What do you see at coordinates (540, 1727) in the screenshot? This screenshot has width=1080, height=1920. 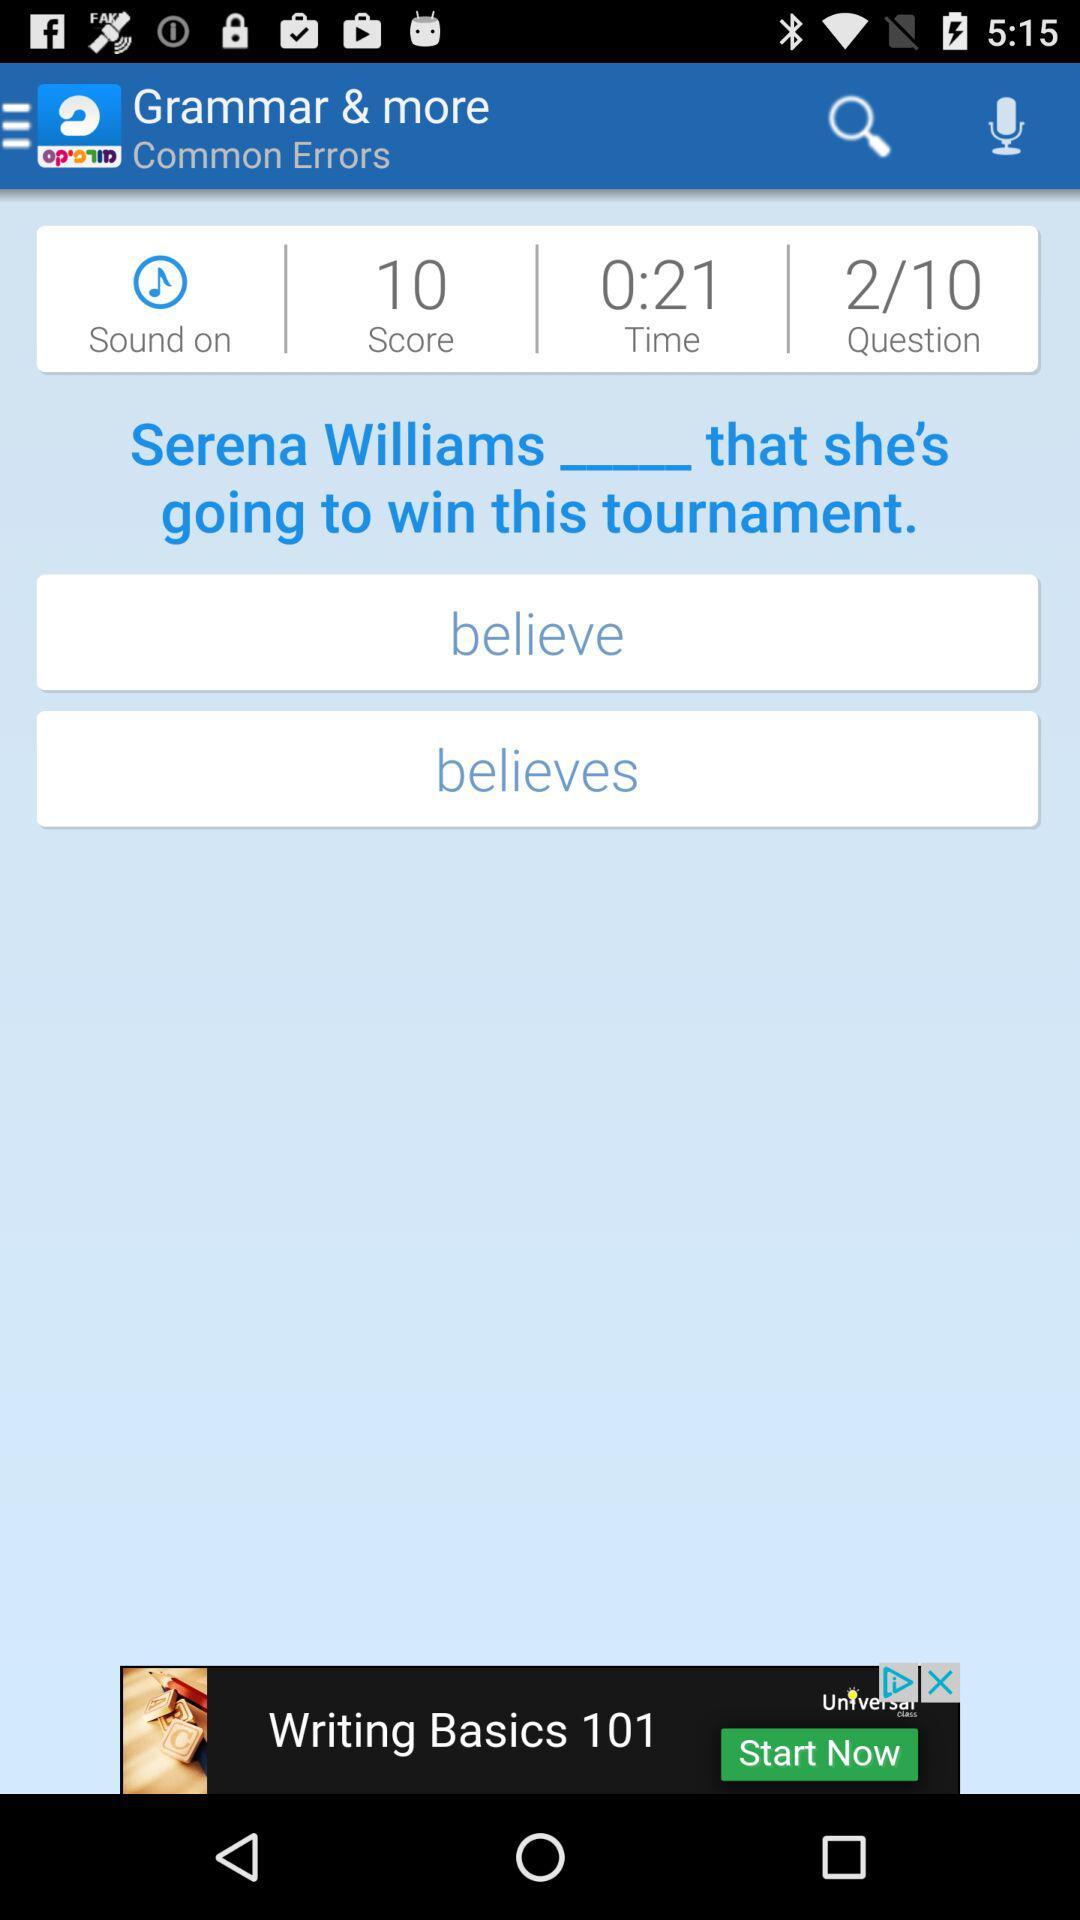 I see `select` at bounding box center [540, 1727].